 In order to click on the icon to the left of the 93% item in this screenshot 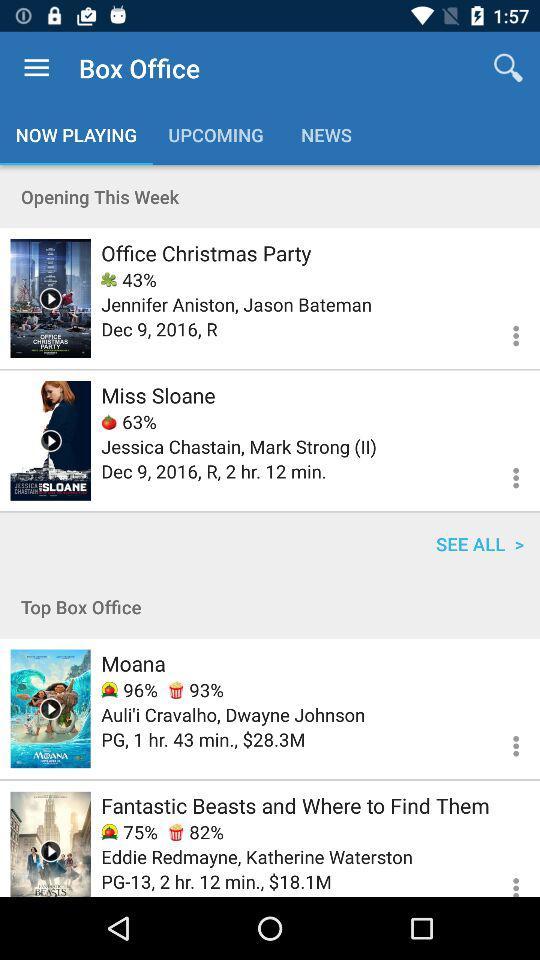, I will do `click(129, 690)`.